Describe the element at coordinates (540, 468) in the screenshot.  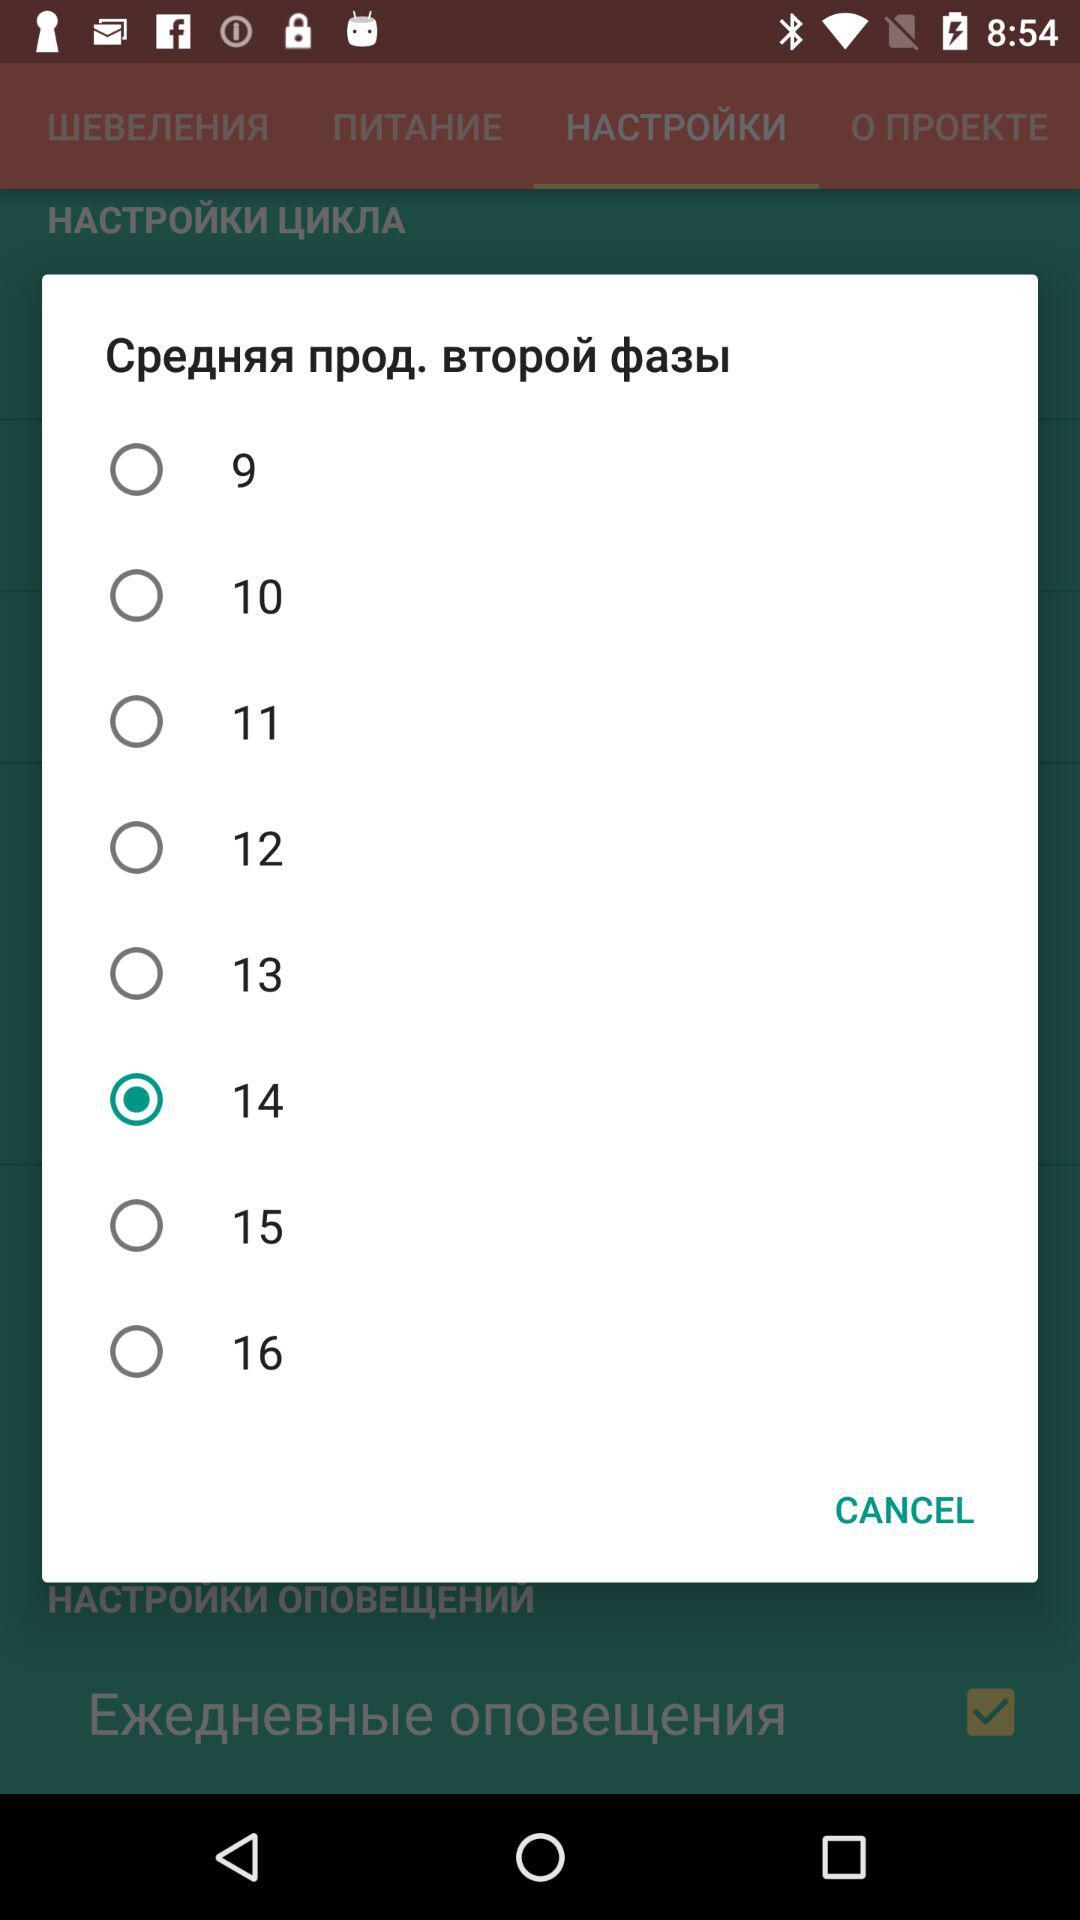
I see `item above 10 icon` at that location.